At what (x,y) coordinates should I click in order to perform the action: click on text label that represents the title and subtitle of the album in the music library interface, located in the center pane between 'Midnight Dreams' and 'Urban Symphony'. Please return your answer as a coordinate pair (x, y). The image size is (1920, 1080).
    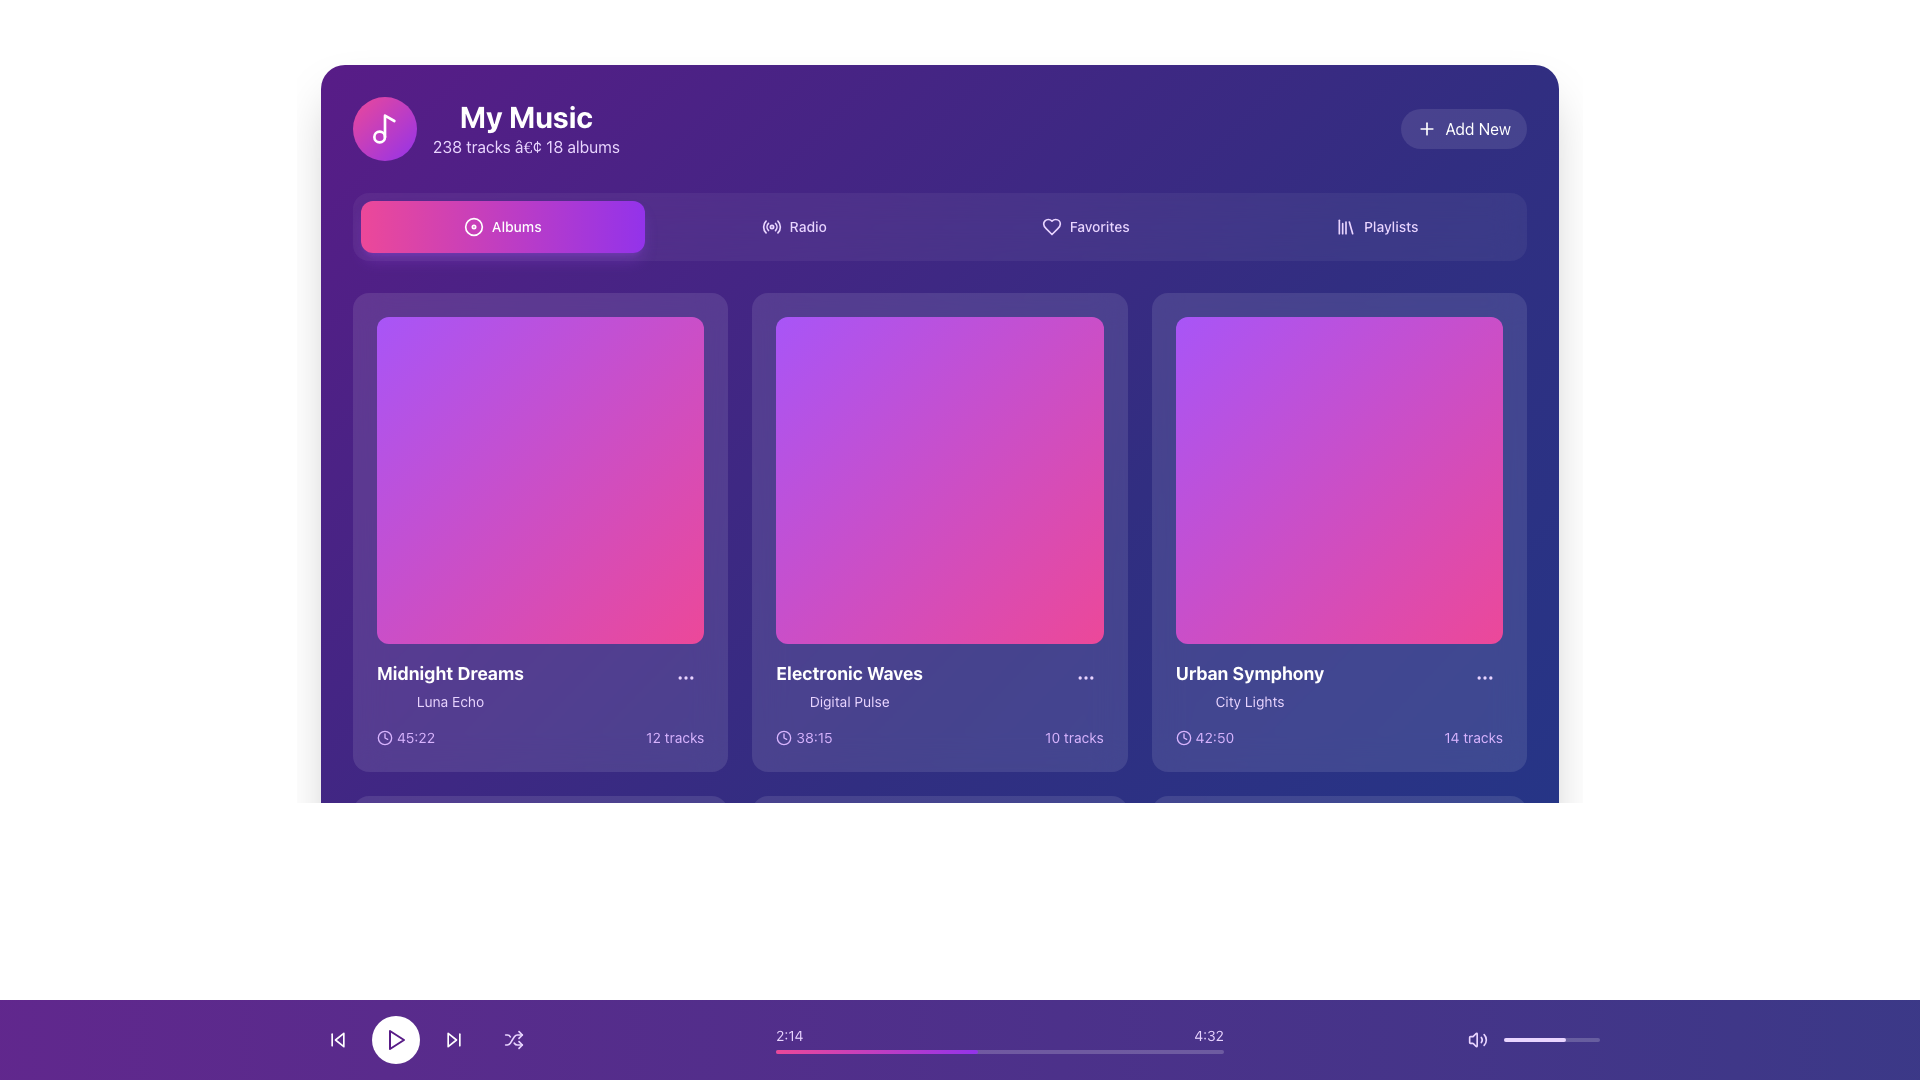
    Looking at the image, I should click on (849, 685).